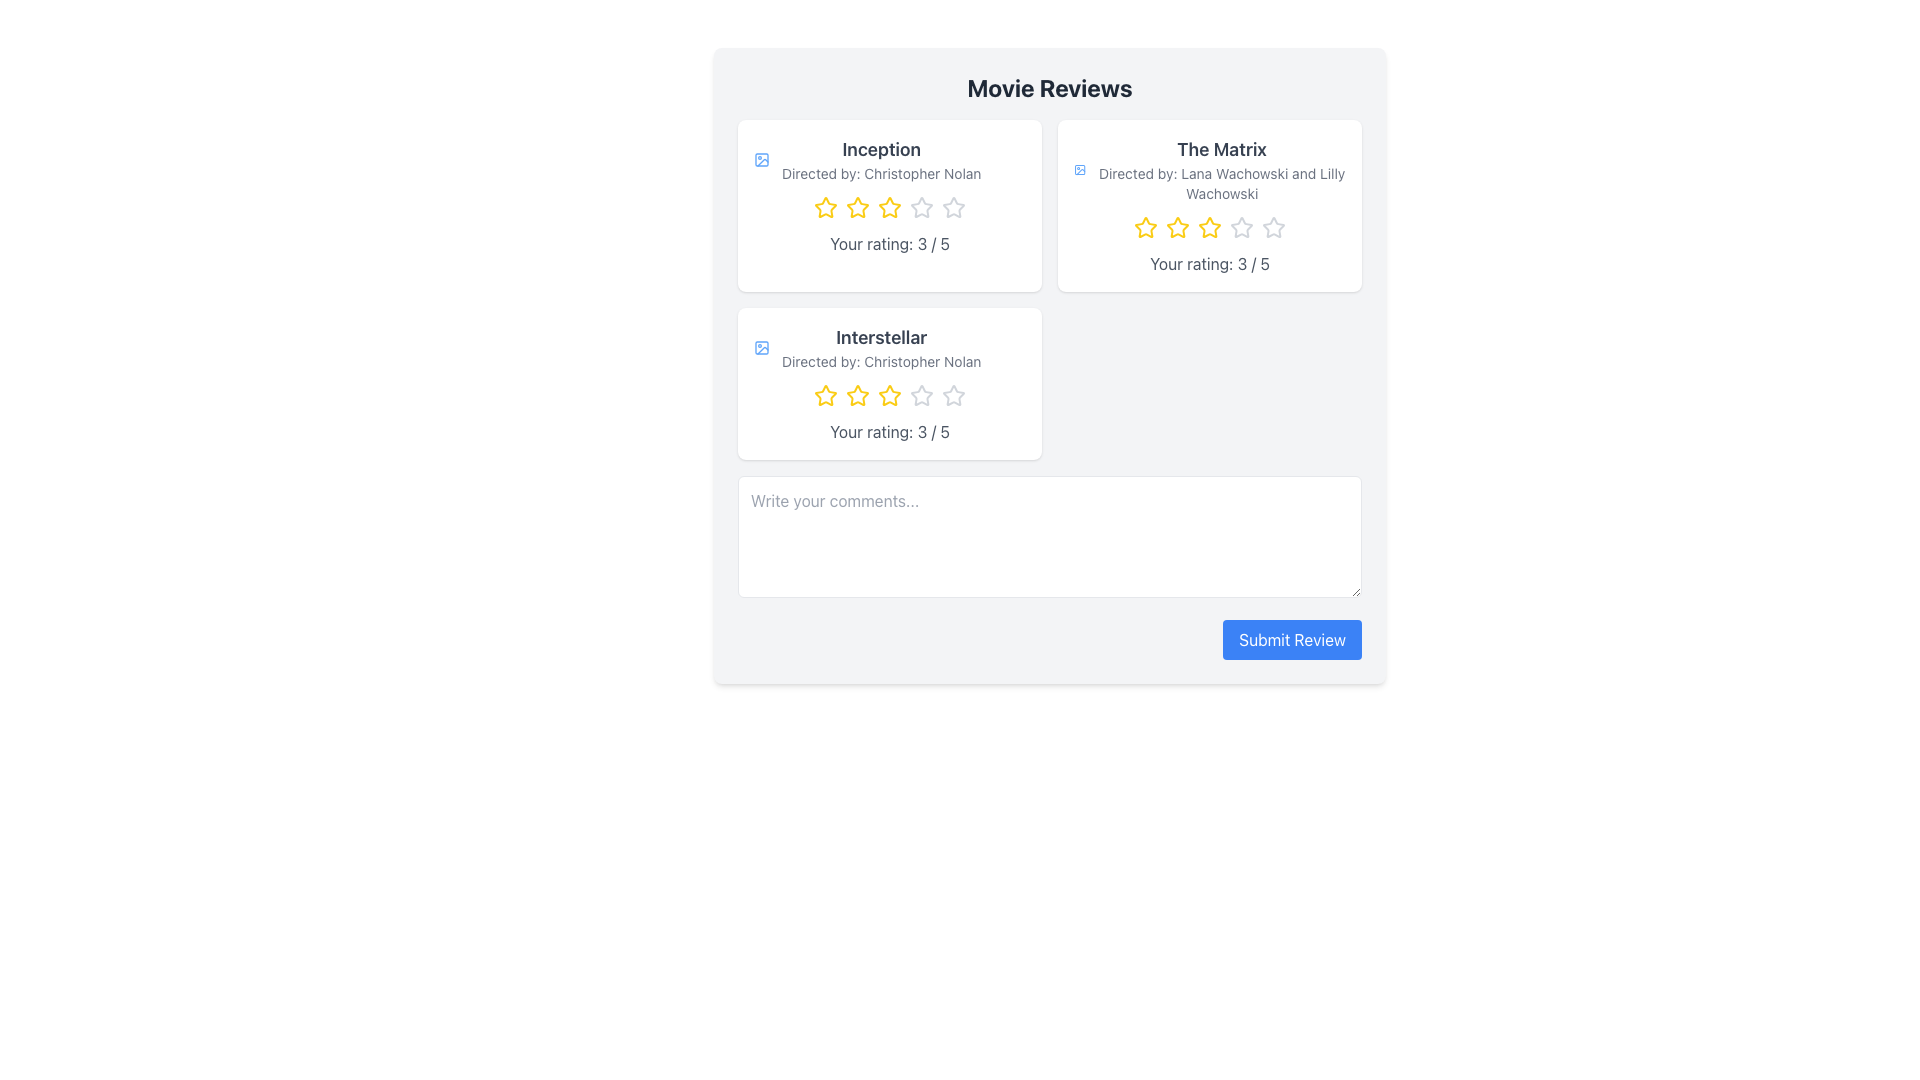 The height and width of the screenshot is (1080, 1920). What do you see at coordinates (880, 337) in the screenshot?
I see `the text label displaying 'Interstellar' in a large, bold font, located in the left column of the movie review card under 'Inception'` at bounding box center [880, 337].